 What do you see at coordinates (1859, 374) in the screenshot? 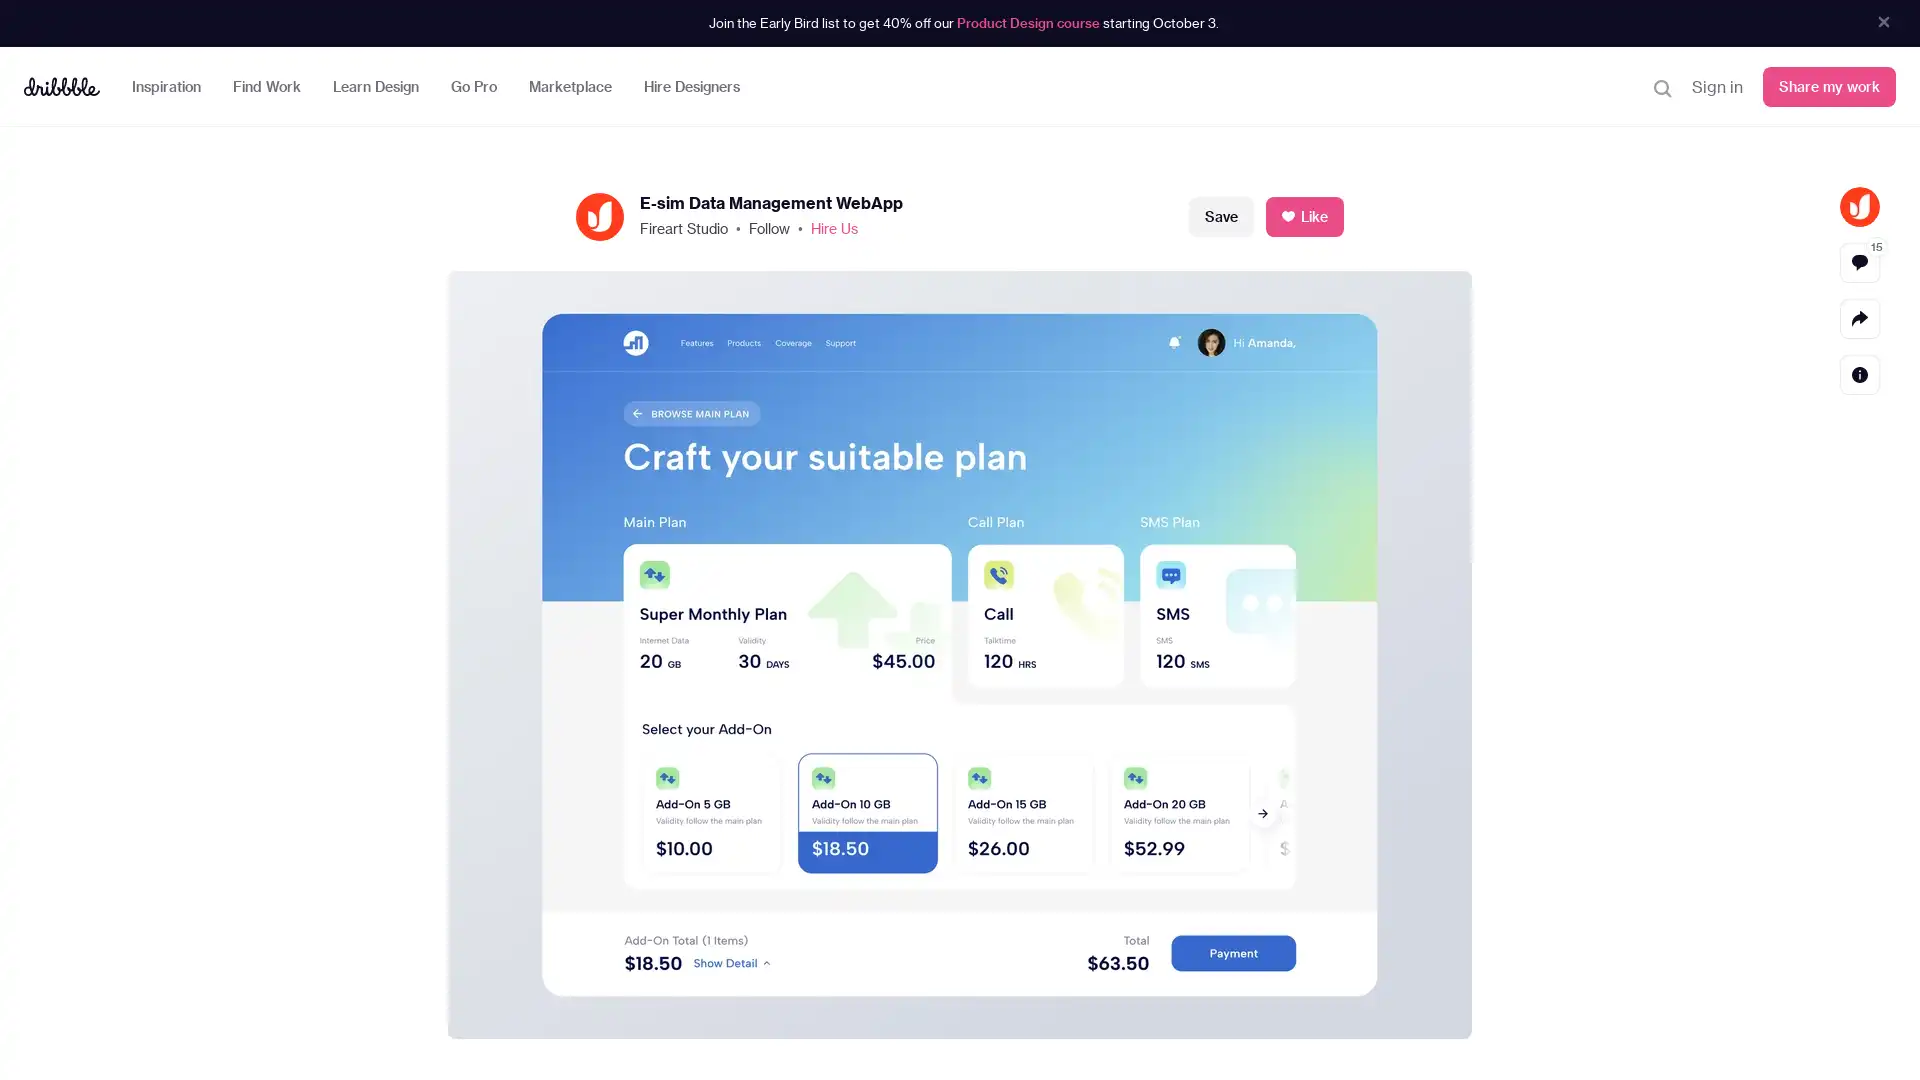
I see `Detail actions` at bounding box center [1859, 374].